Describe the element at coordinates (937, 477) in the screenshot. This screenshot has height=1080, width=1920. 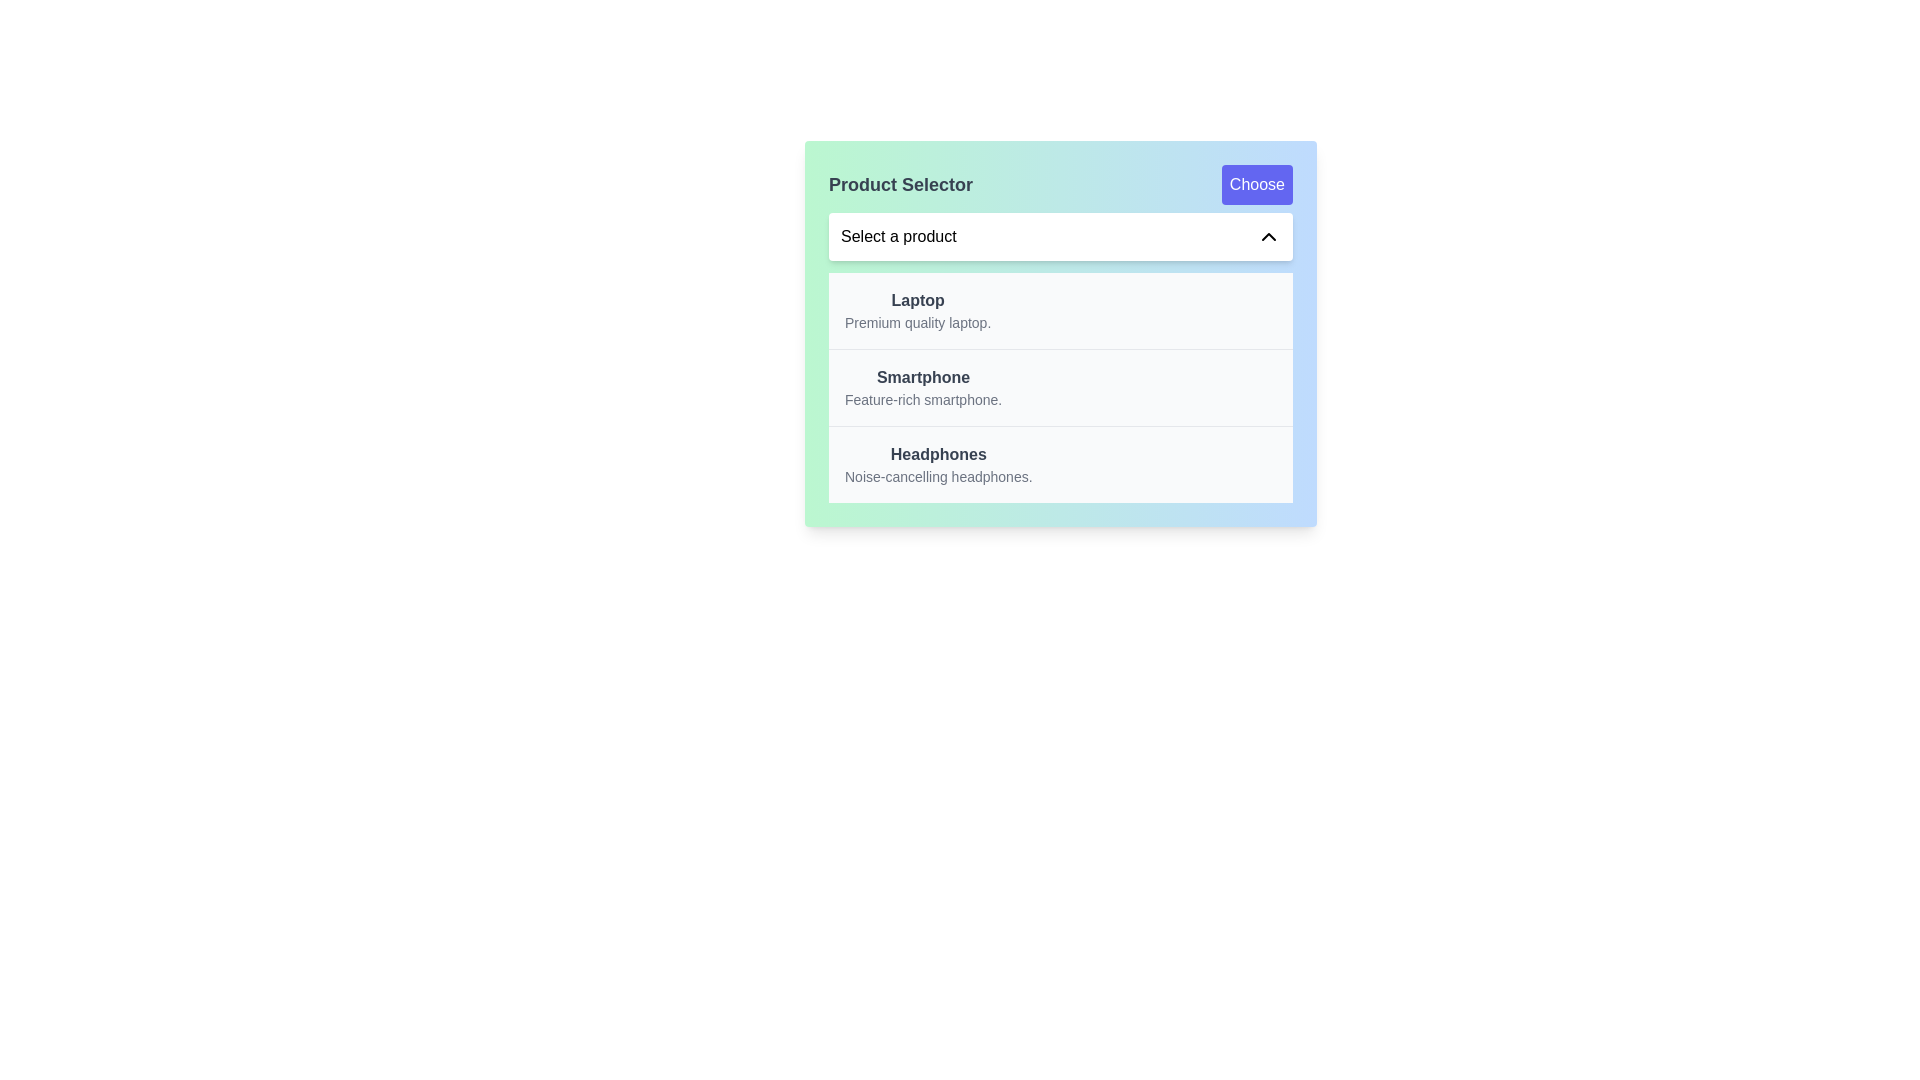
I see `the text label containing 'Noise-cancelling headphones.' located below the bold 'Headphones' text in the dropdown menu` at that location.